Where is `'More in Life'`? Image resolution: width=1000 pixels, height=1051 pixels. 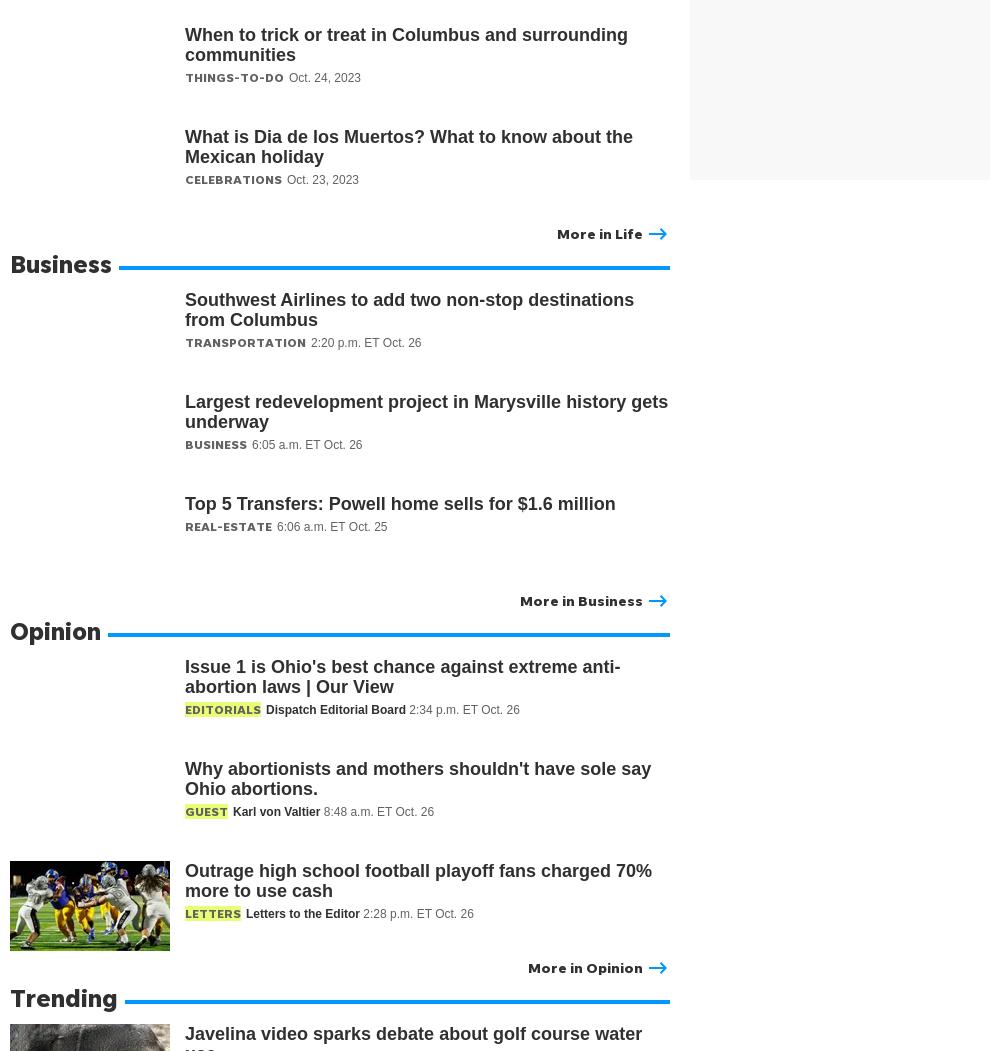 'More in Life' is located at coordinates (599, 232).